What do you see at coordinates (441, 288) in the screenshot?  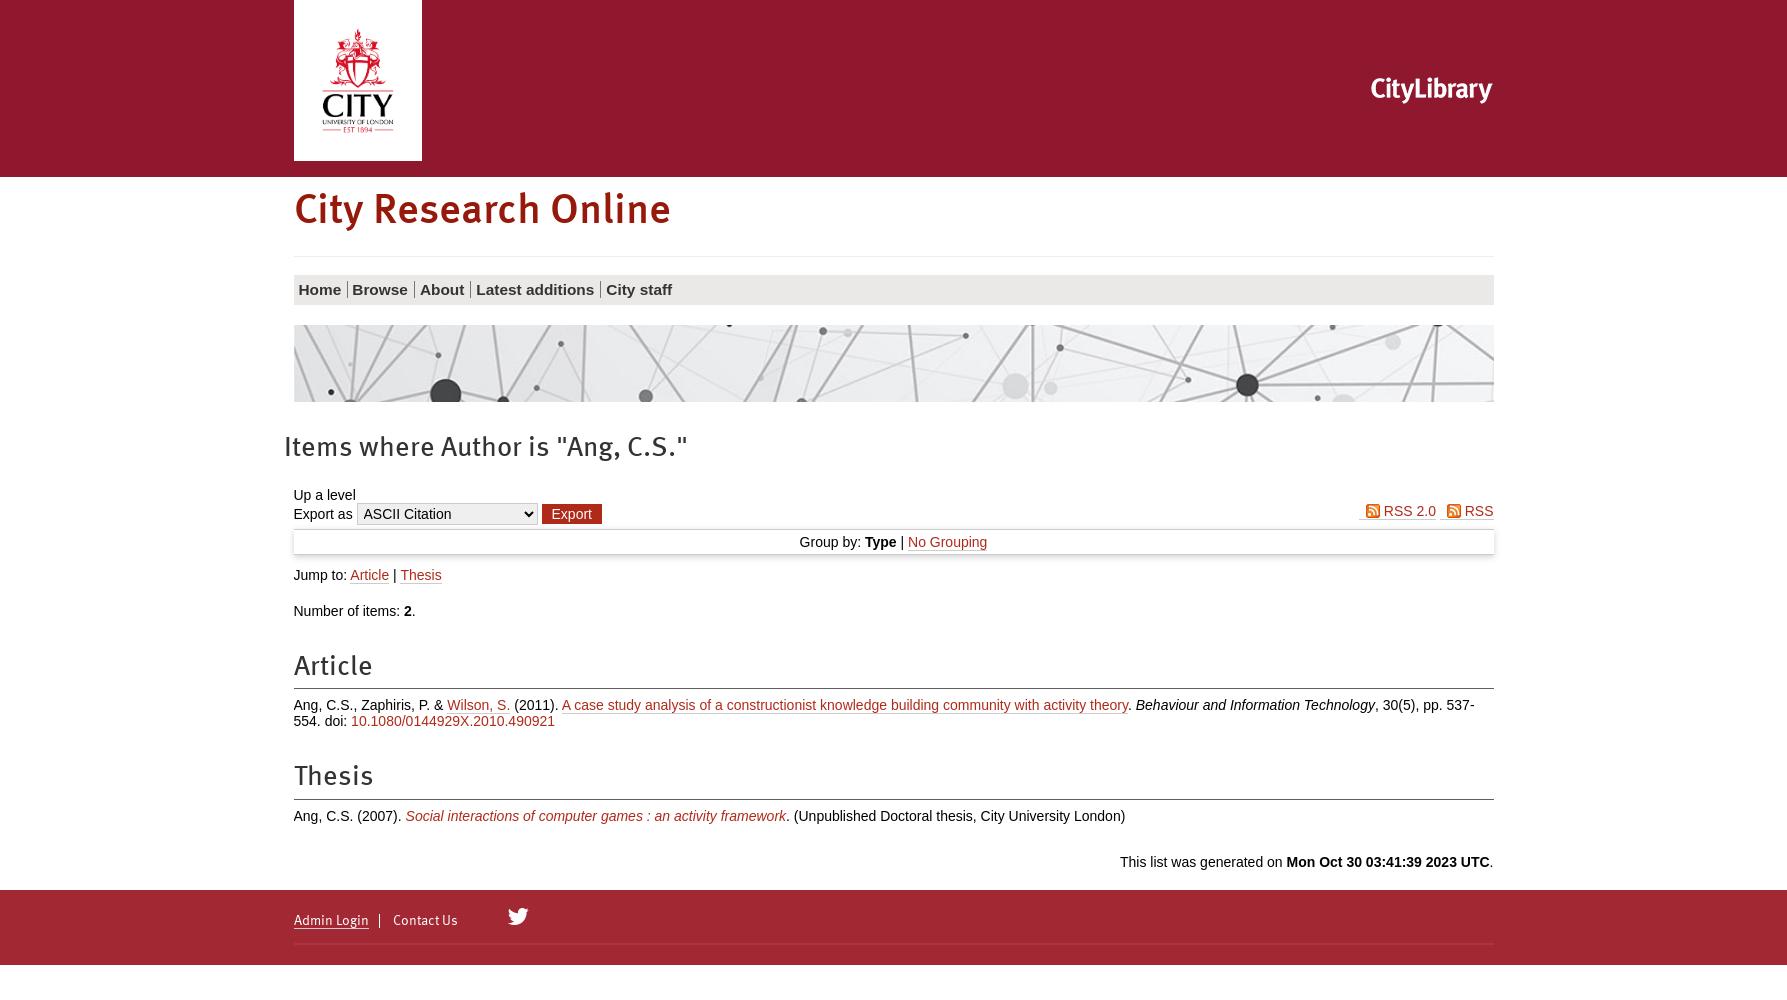 I see `'About'` at bounding box center [441, 288].